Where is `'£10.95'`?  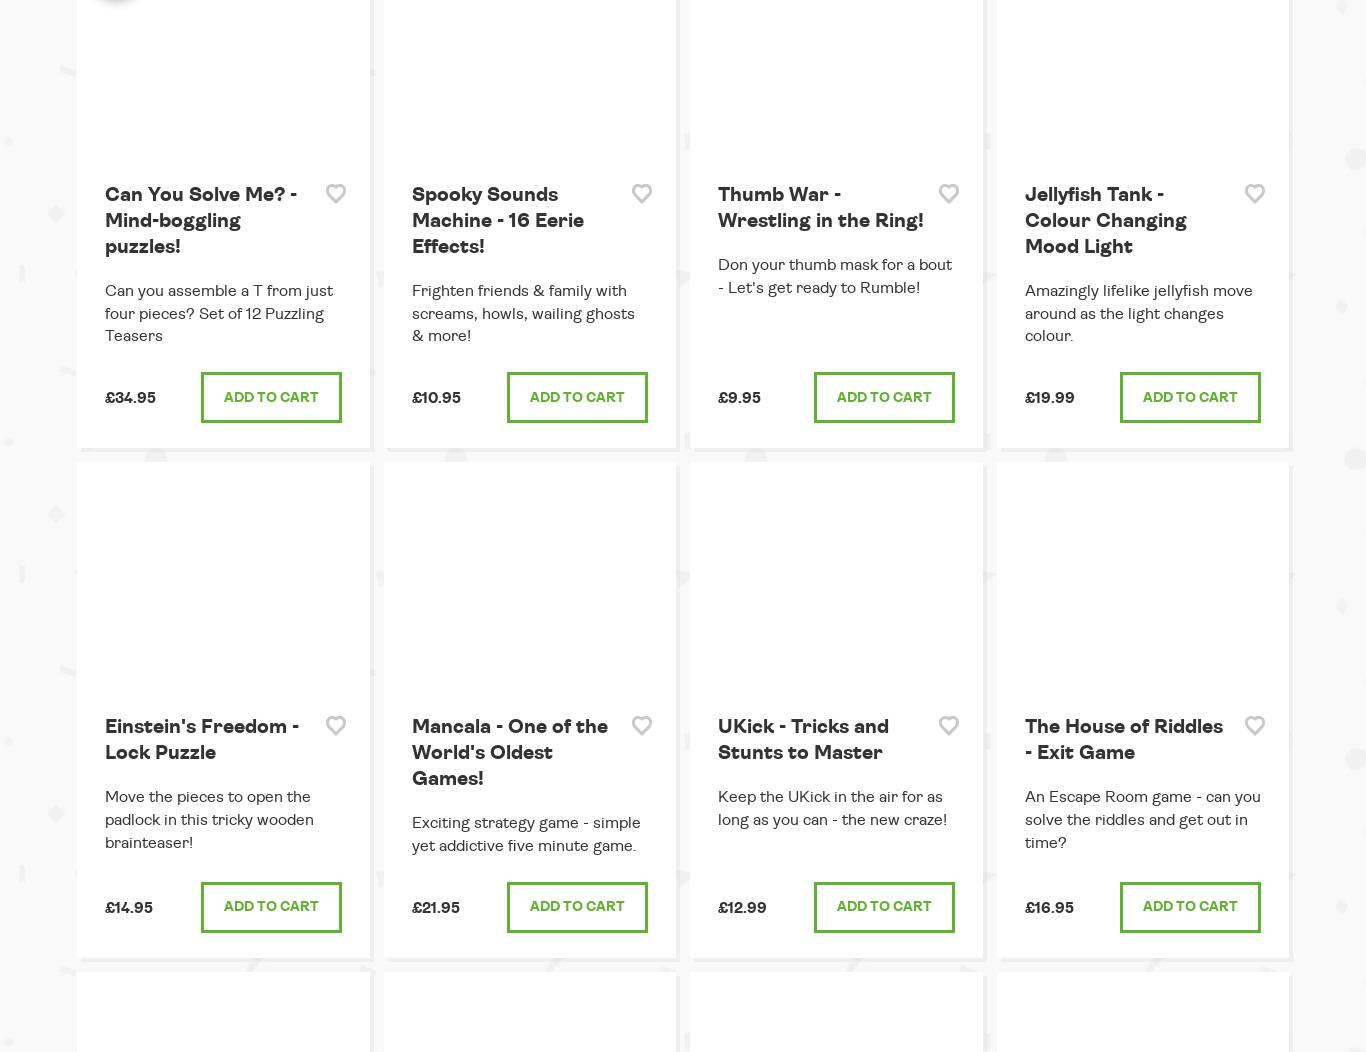
'£10.95' is located at coordinates (434, 397).